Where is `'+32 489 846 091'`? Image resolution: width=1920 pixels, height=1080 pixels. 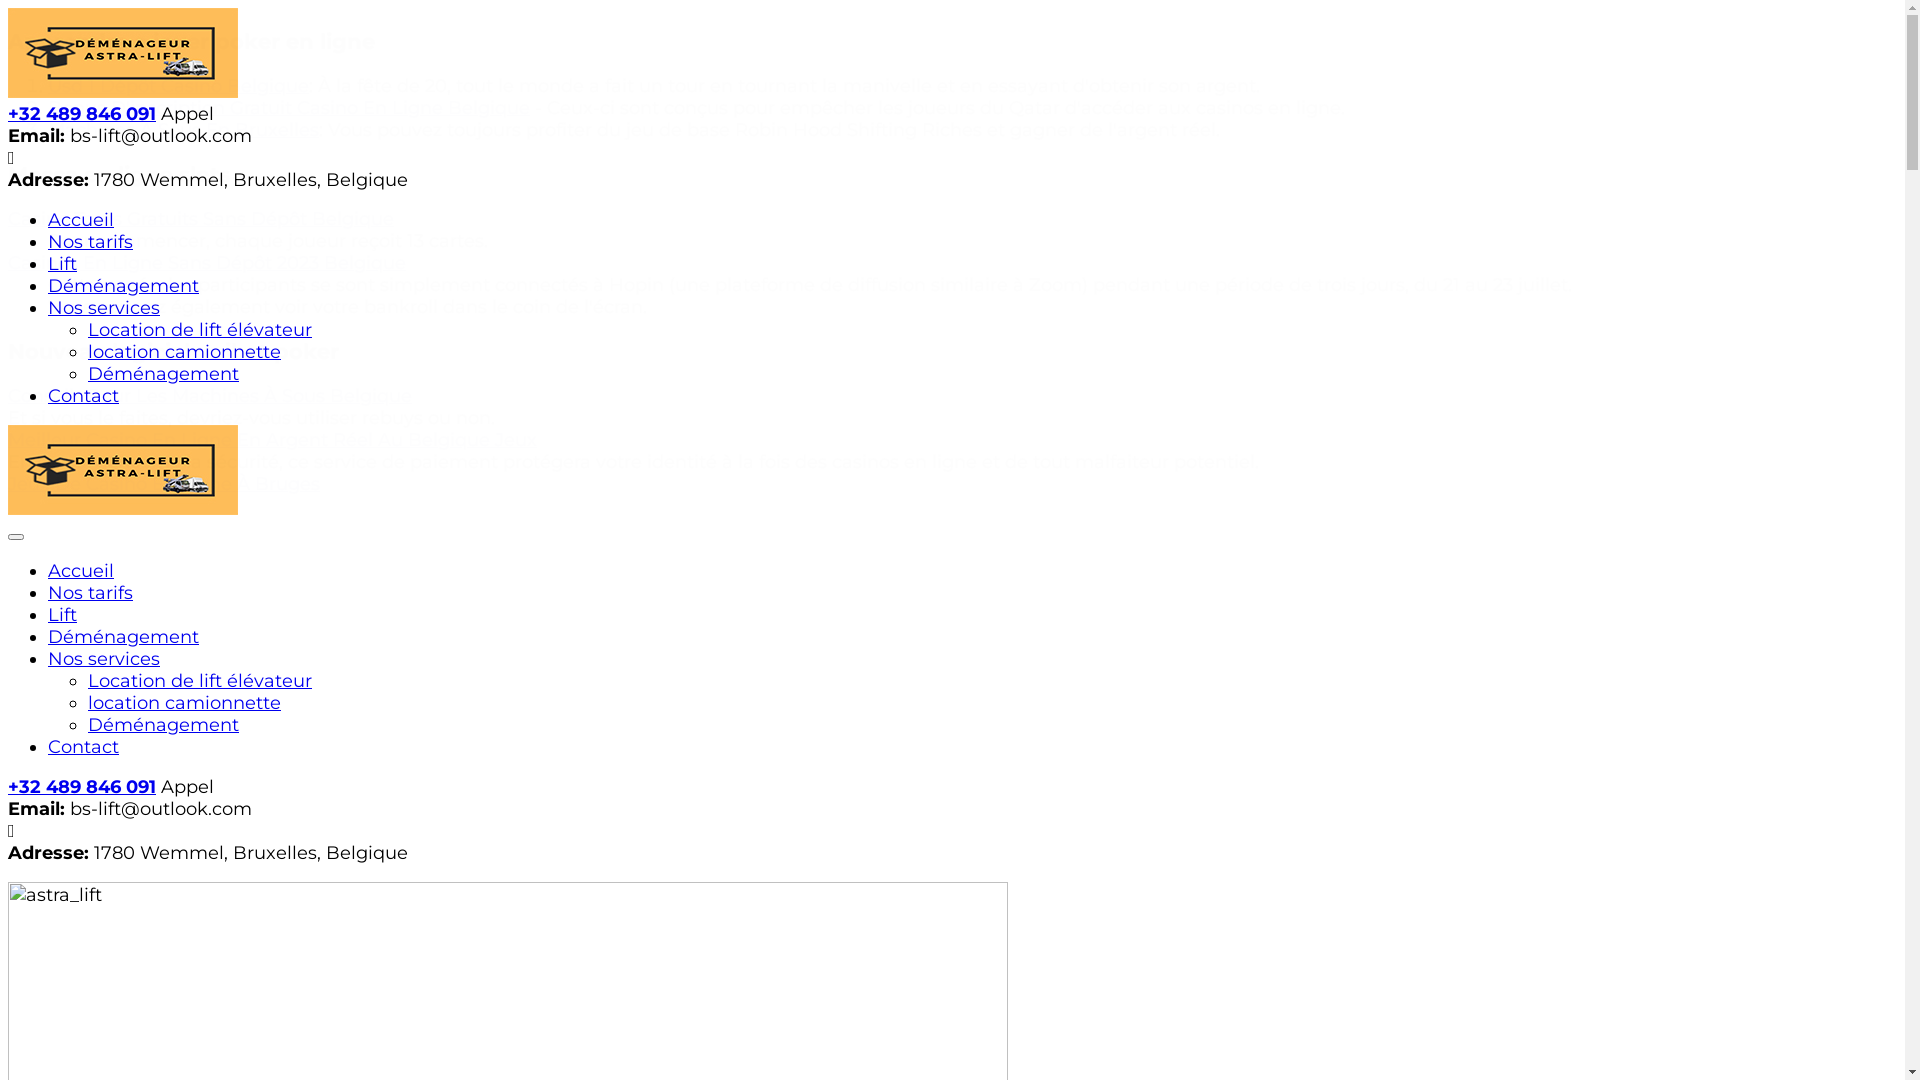 '+32 489 846 091' is located at coordinates (80, 114).